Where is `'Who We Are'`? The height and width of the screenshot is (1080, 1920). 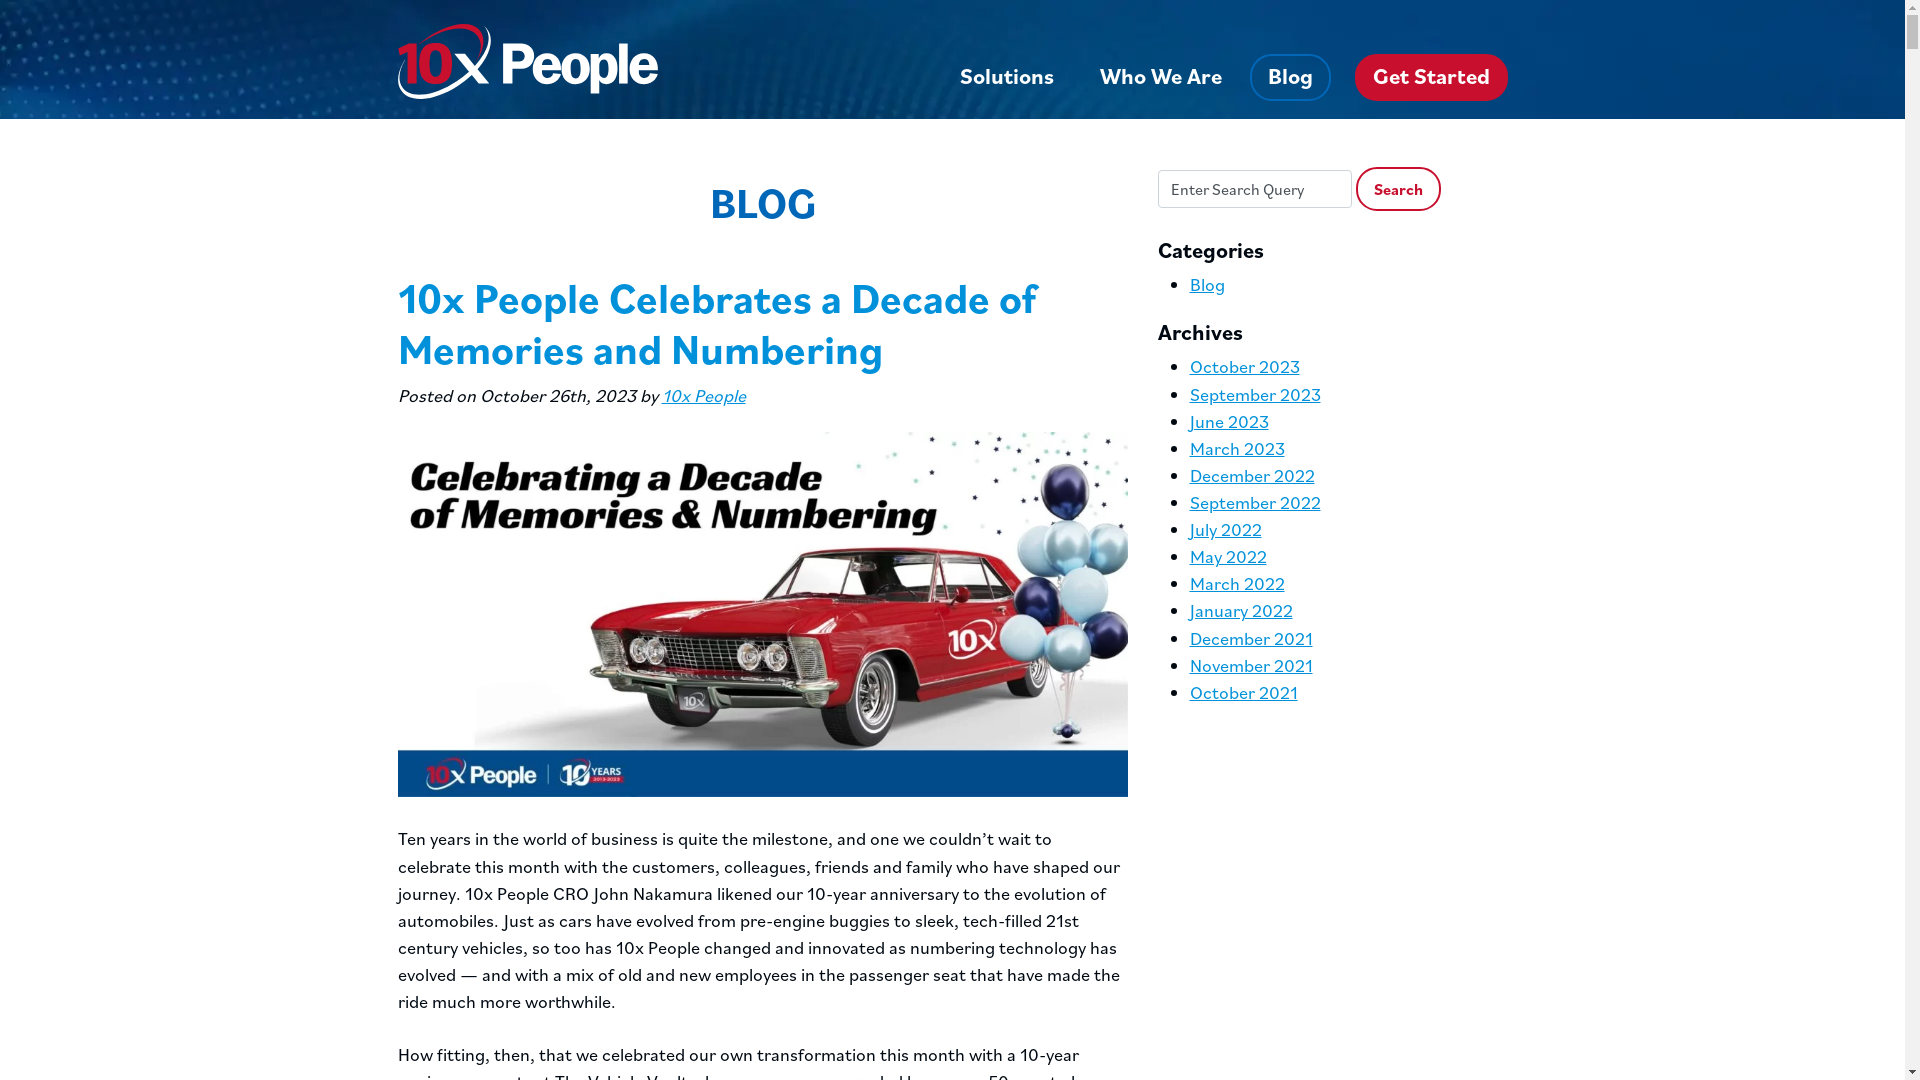 'Who We Are' is located at coordinates (1161, 76).